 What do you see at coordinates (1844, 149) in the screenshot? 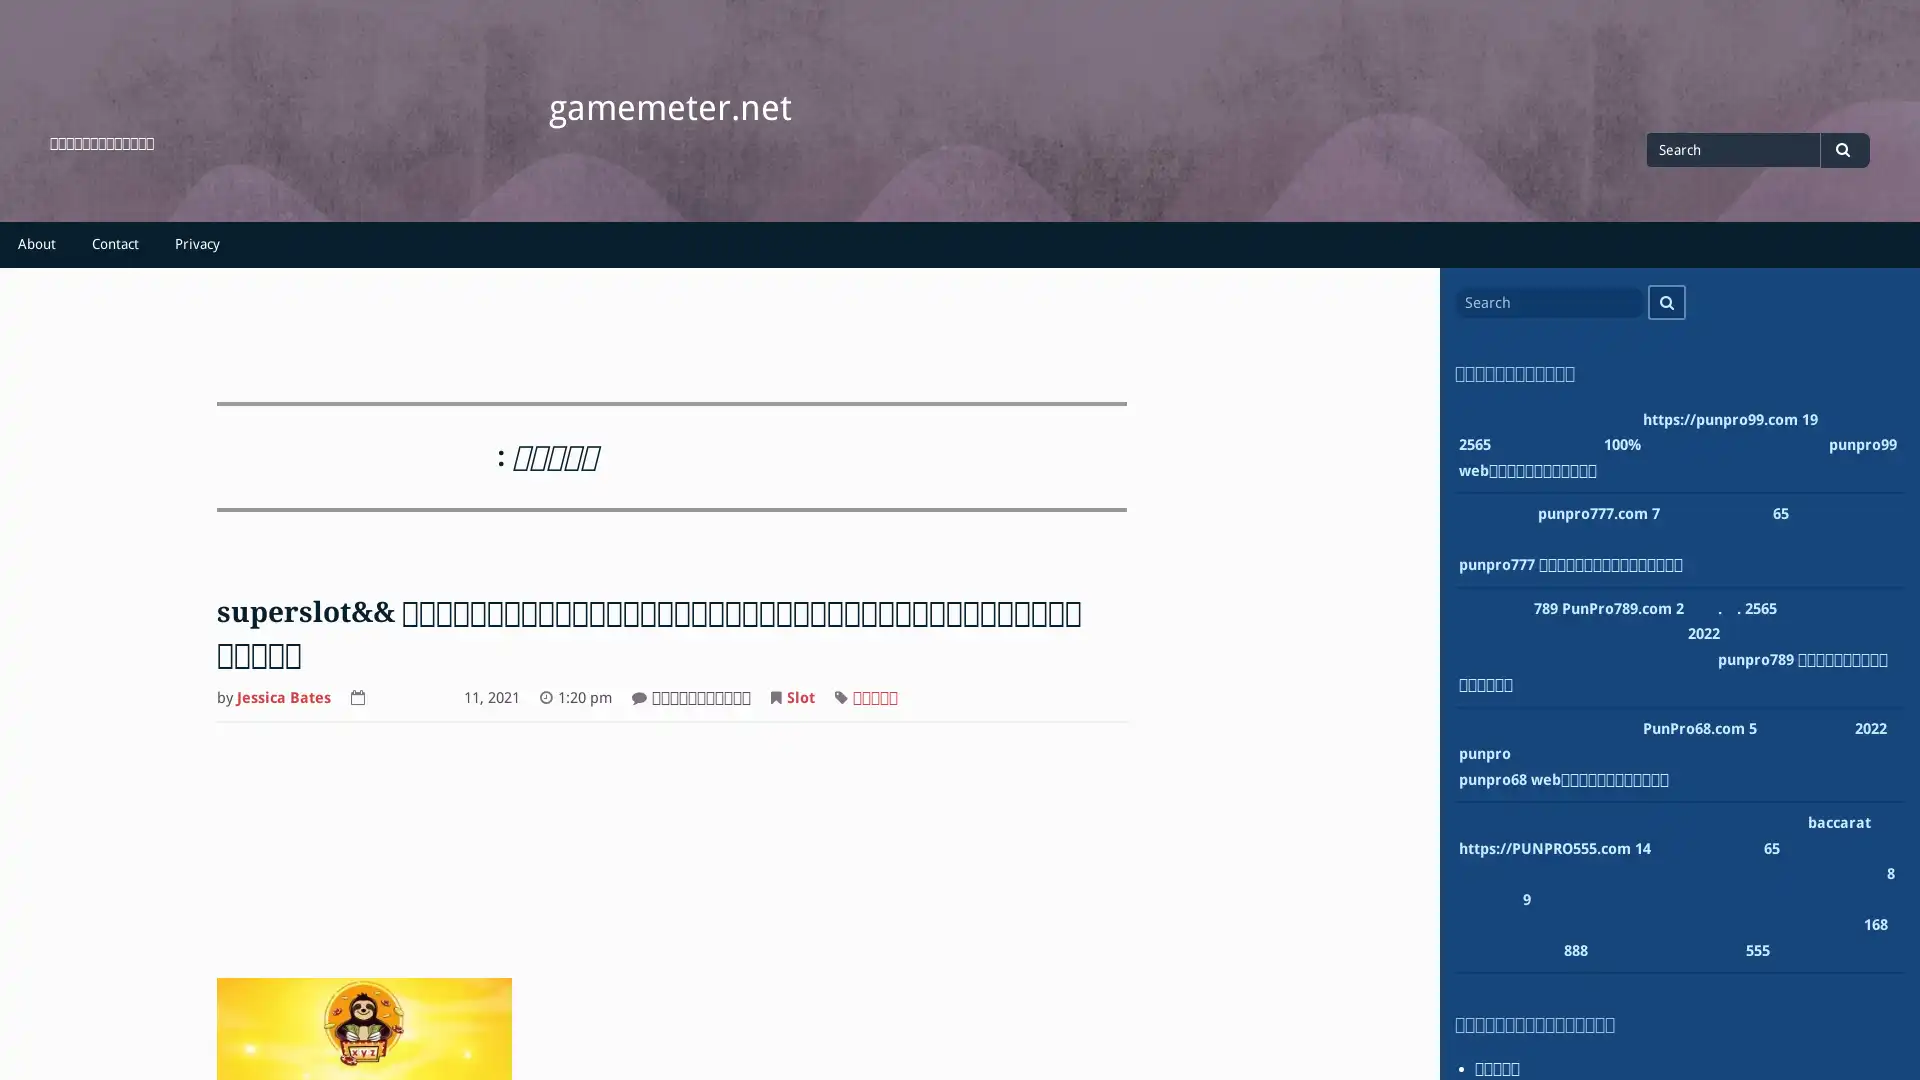
I see `Search` at bounding box center [1844, 149].